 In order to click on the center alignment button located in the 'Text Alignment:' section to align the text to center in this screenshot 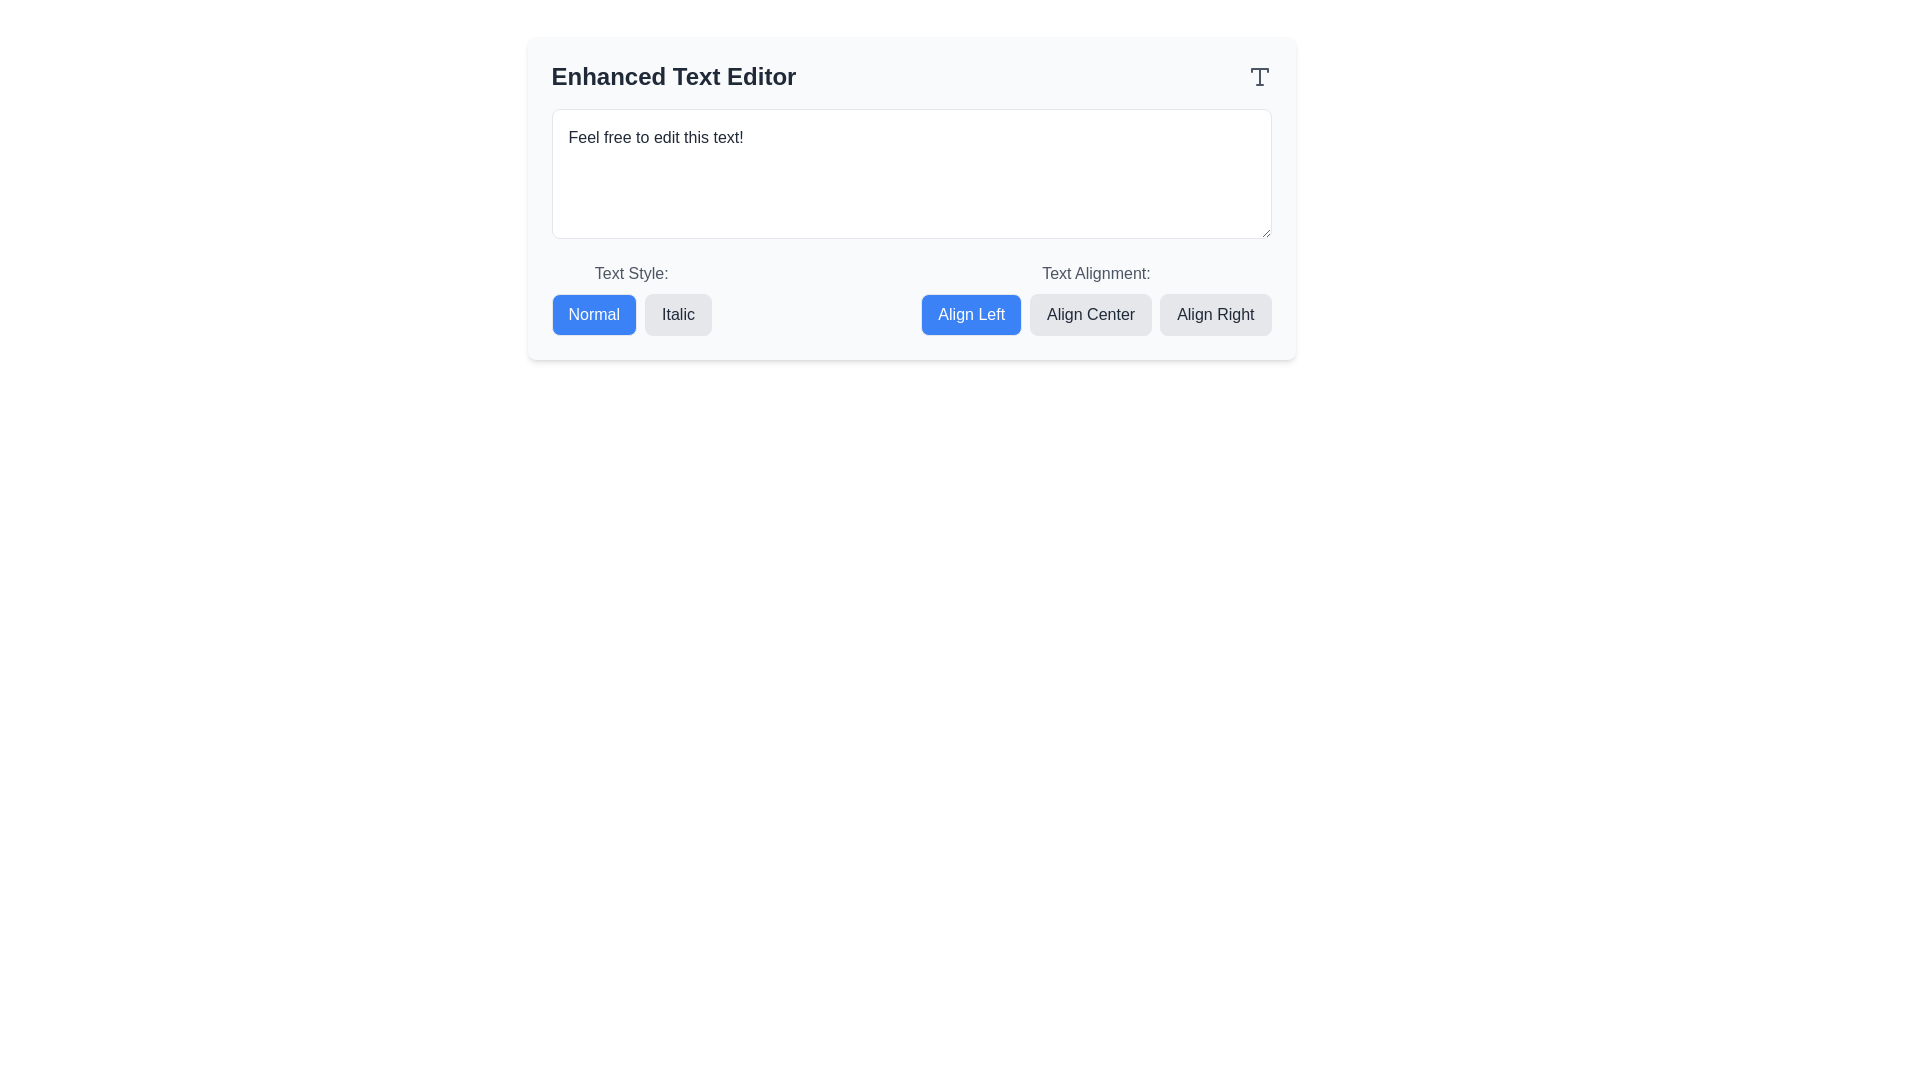, I will do `click(1094, 315)`.